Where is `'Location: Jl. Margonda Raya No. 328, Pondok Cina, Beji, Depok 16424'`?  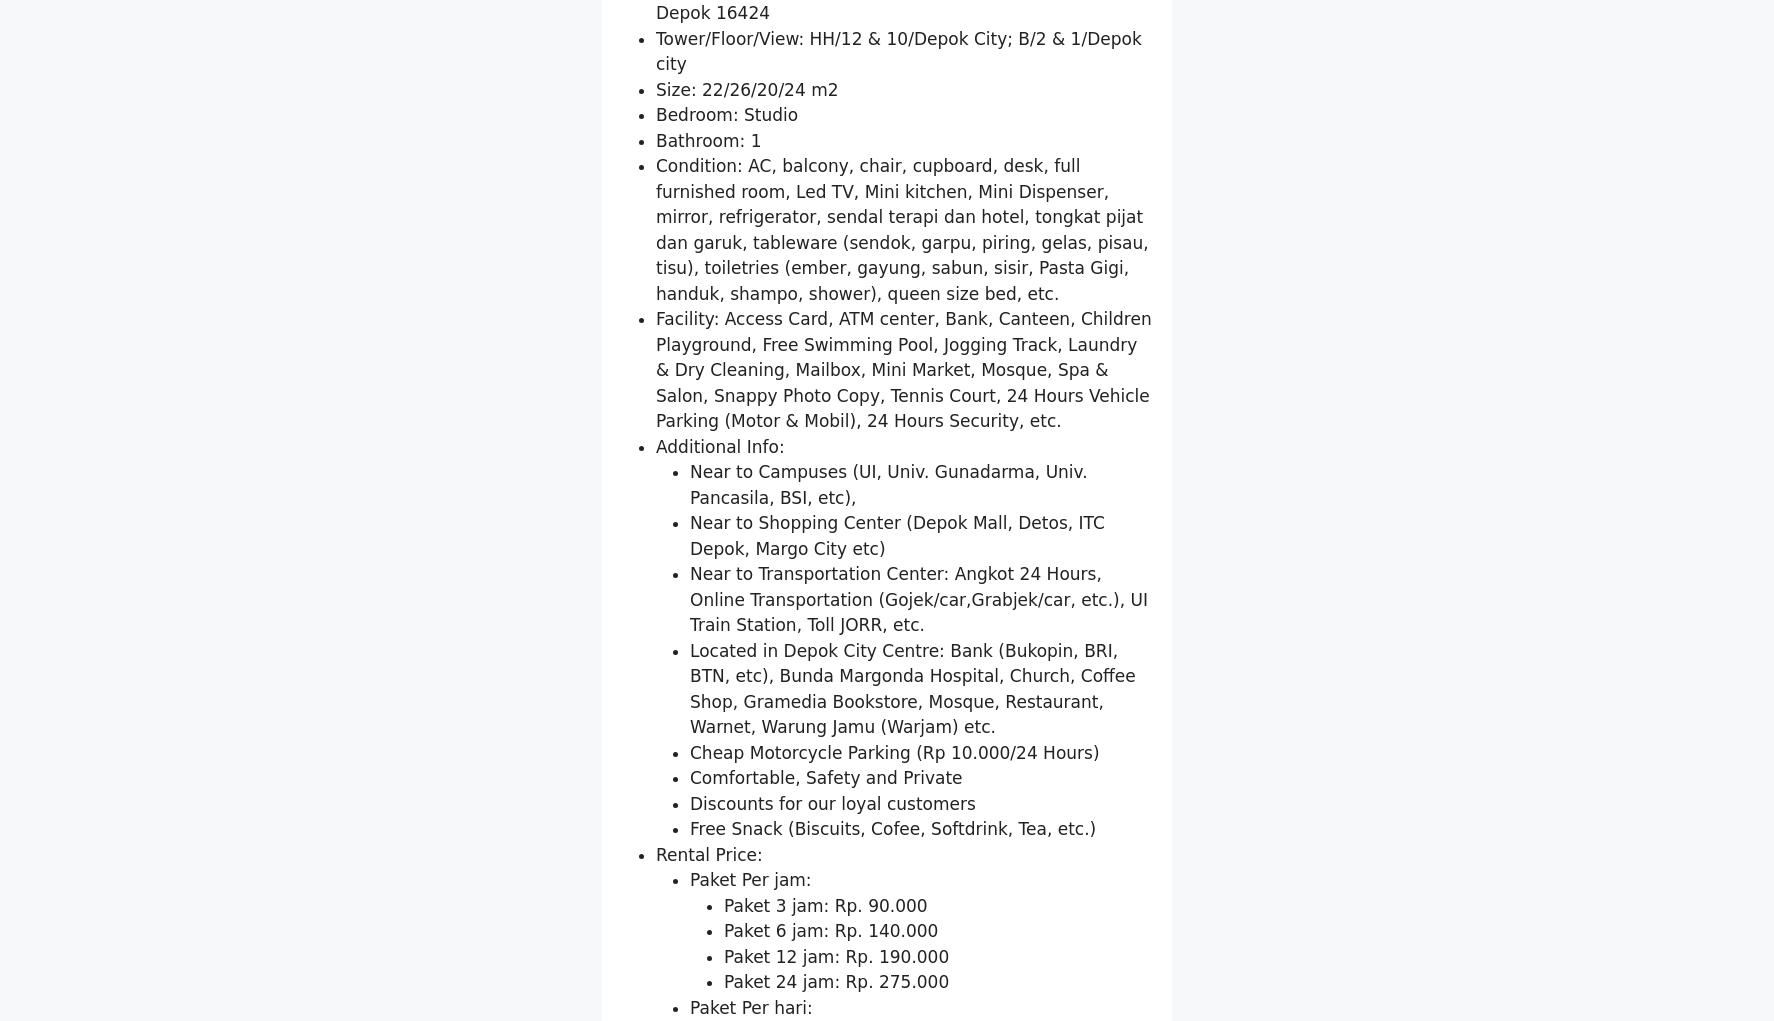 'Location: Jl. Margonda Raya No. 328, Pondok Cina, Beji, Depok 16424' is located at coordinates (890, 233).